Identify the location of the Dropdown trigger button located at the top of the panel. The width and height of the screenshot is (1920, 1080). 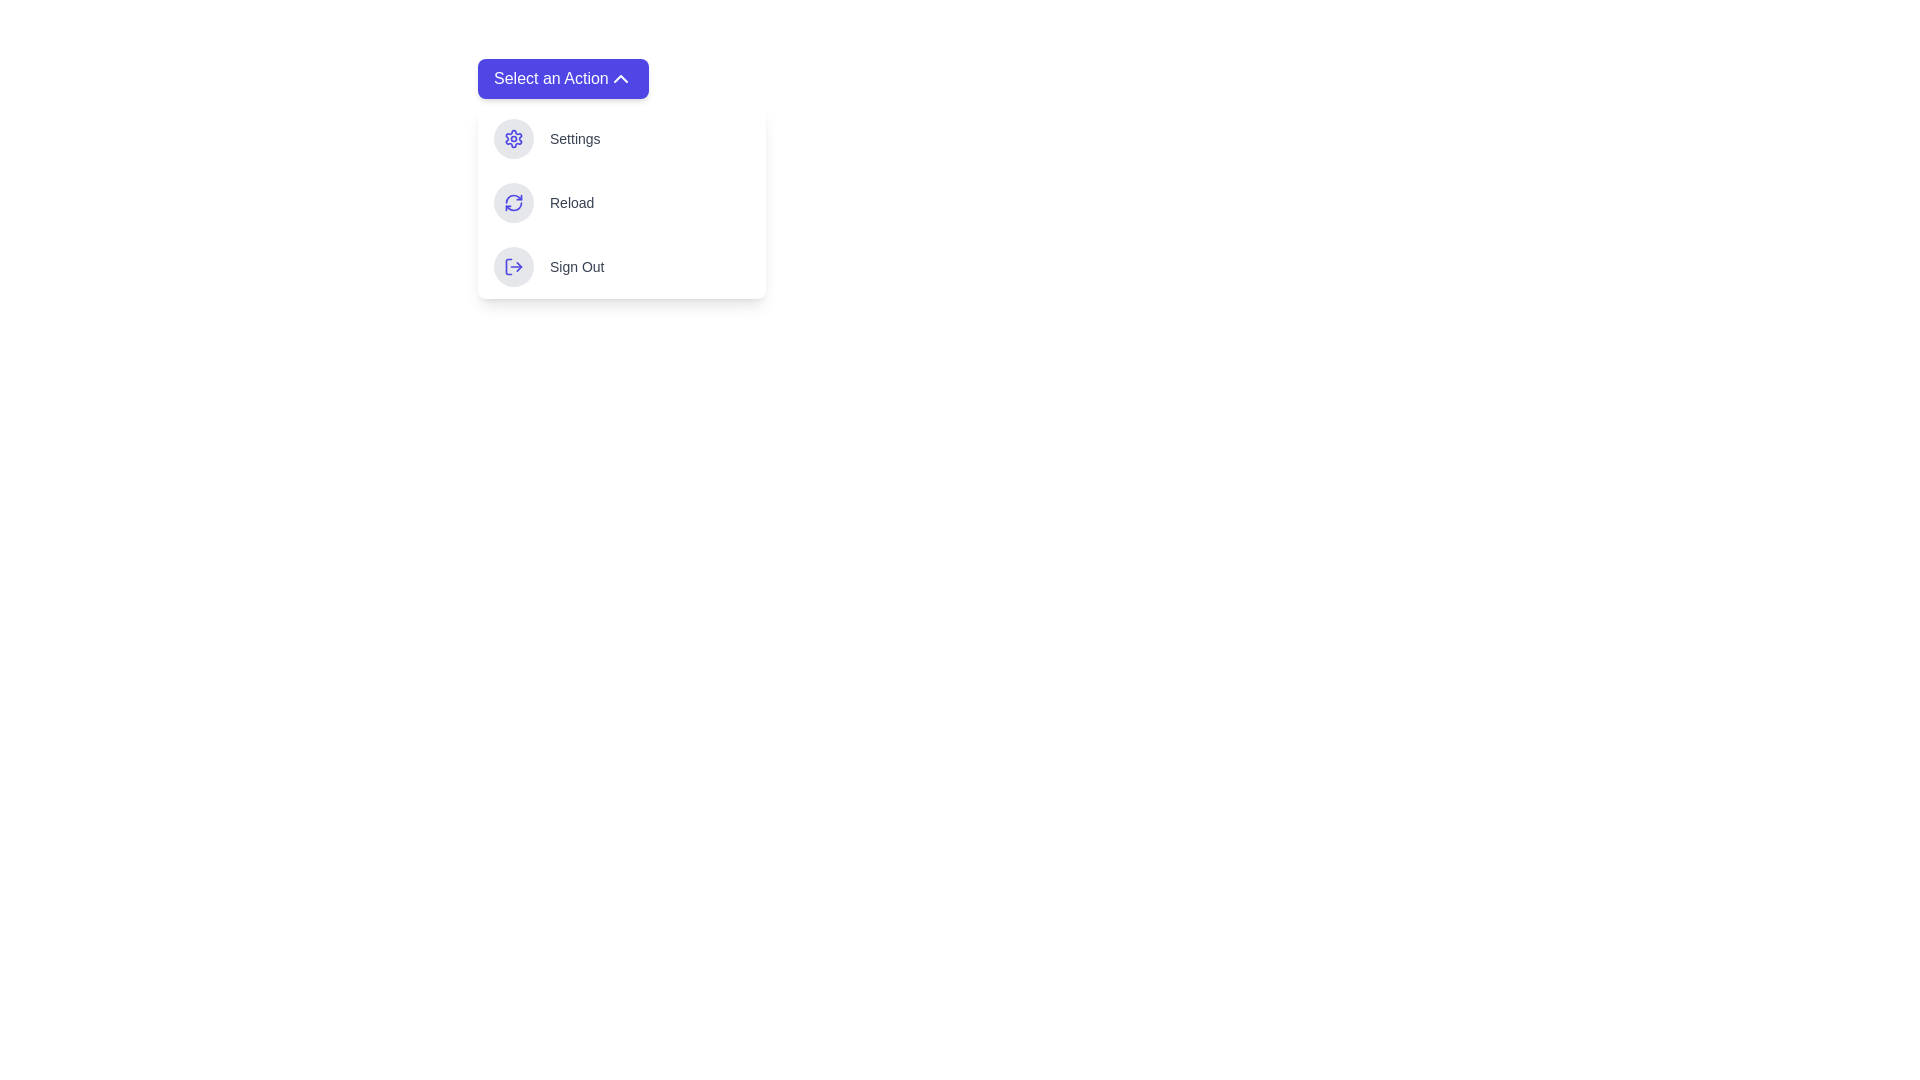
(562, 77).